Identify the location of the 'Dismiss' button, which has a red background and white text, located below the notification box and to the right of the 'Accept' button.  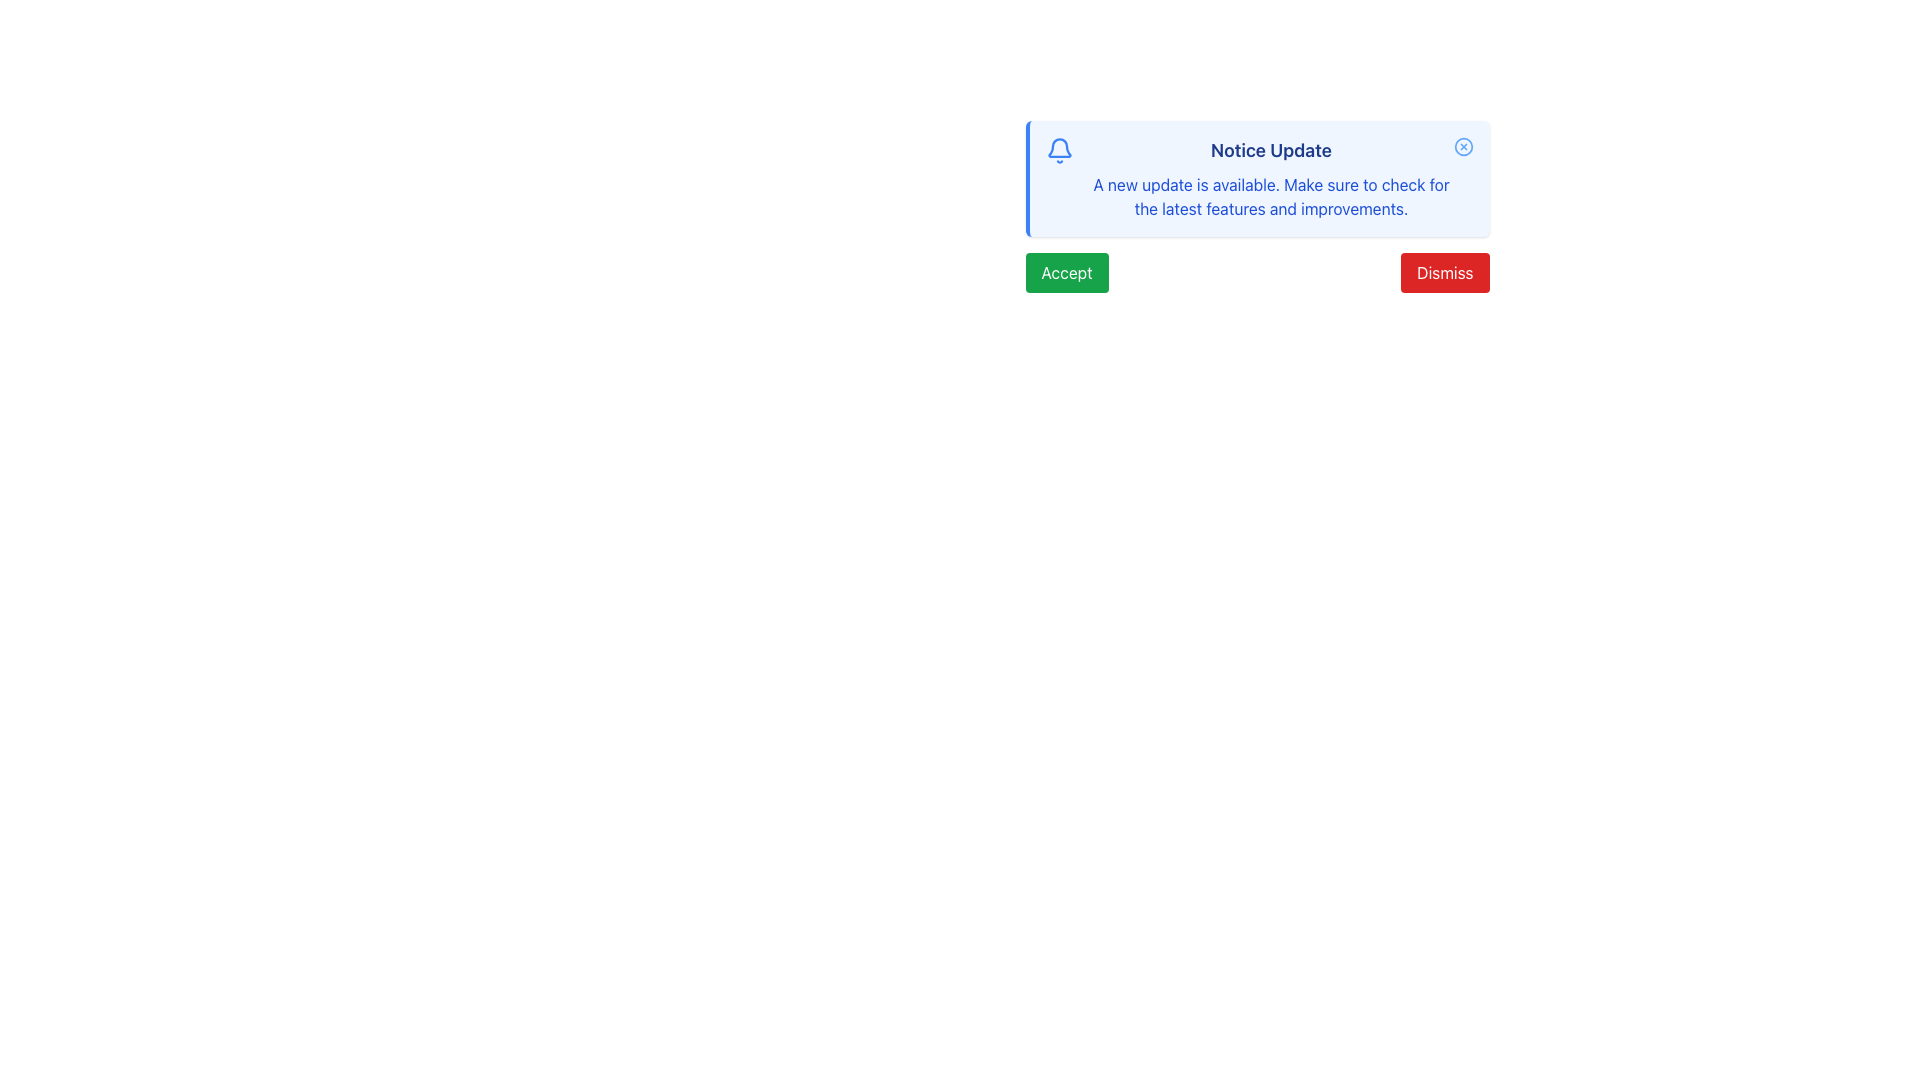
(1445, 273).